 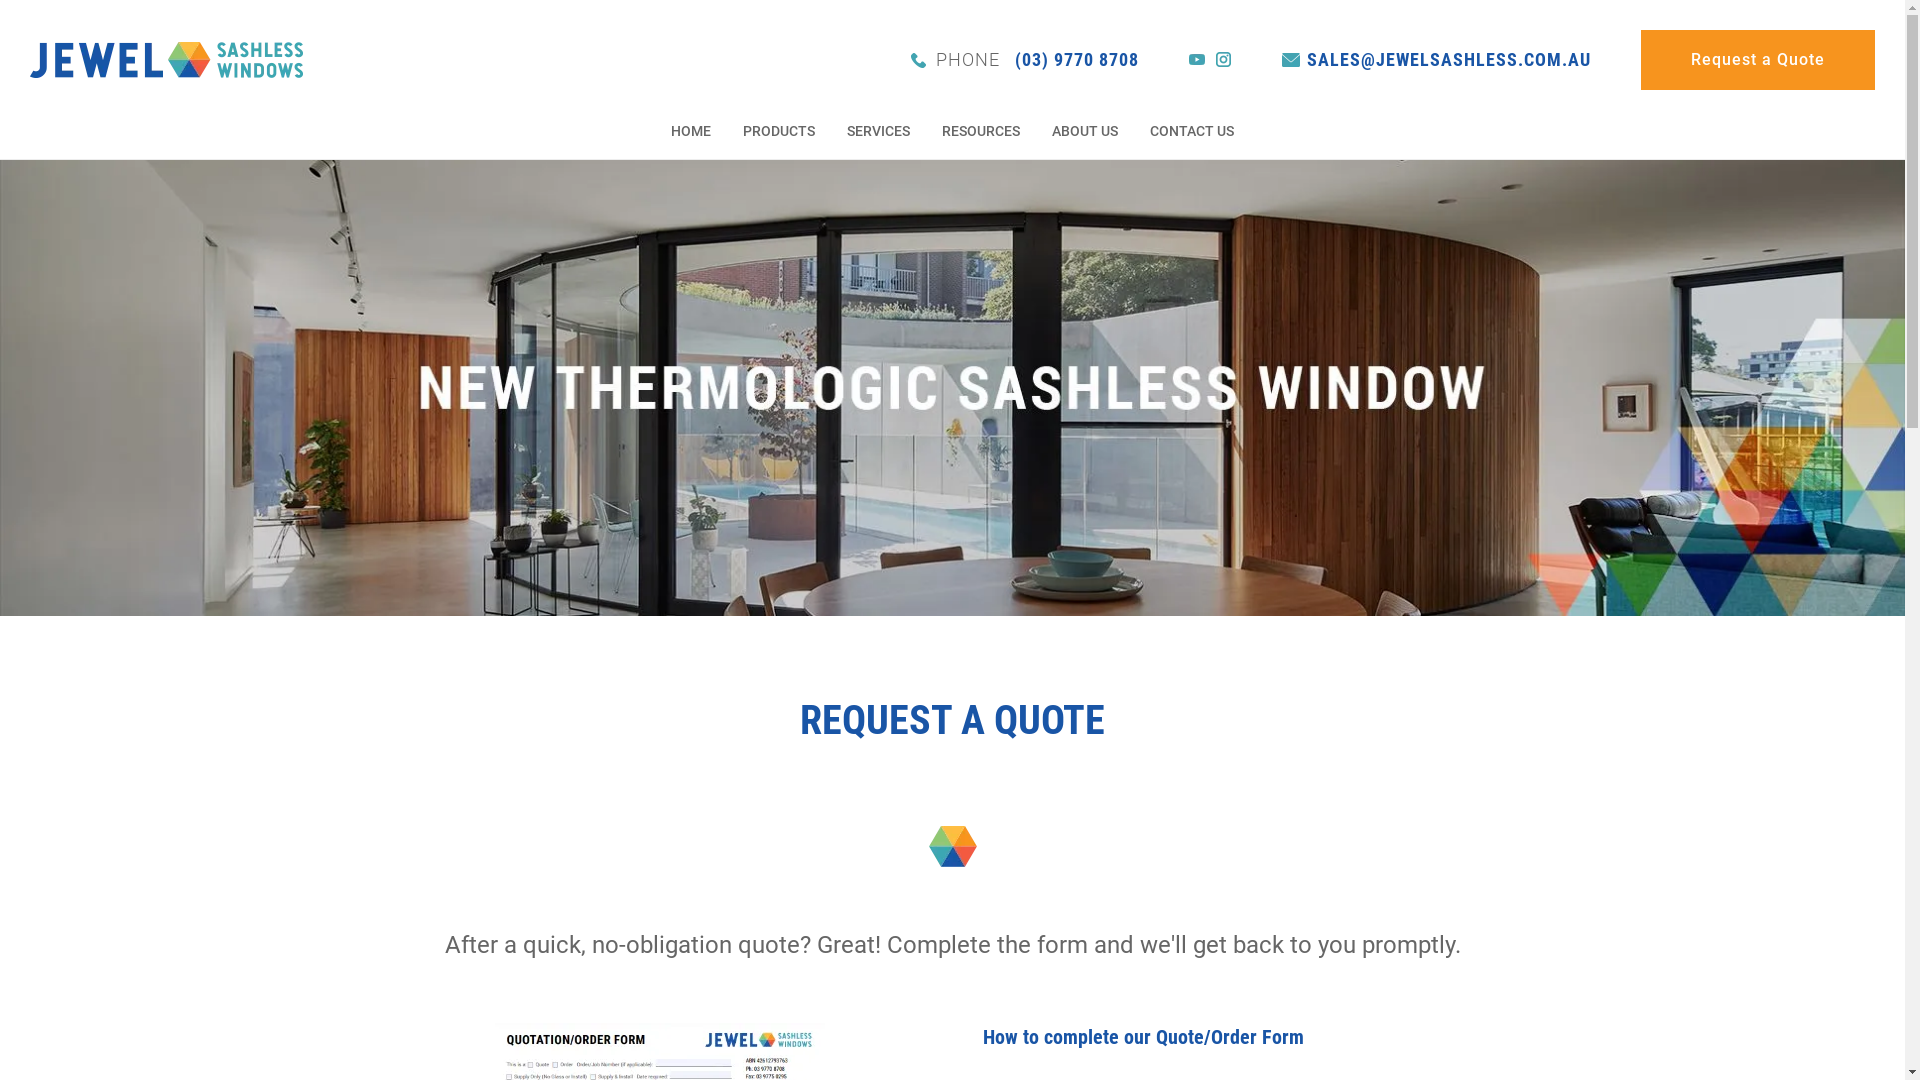 What do you see at coordinates (1641, 59) in the screenshot?
I see `'Request a Quote'` at bounding box center [1641, 59].